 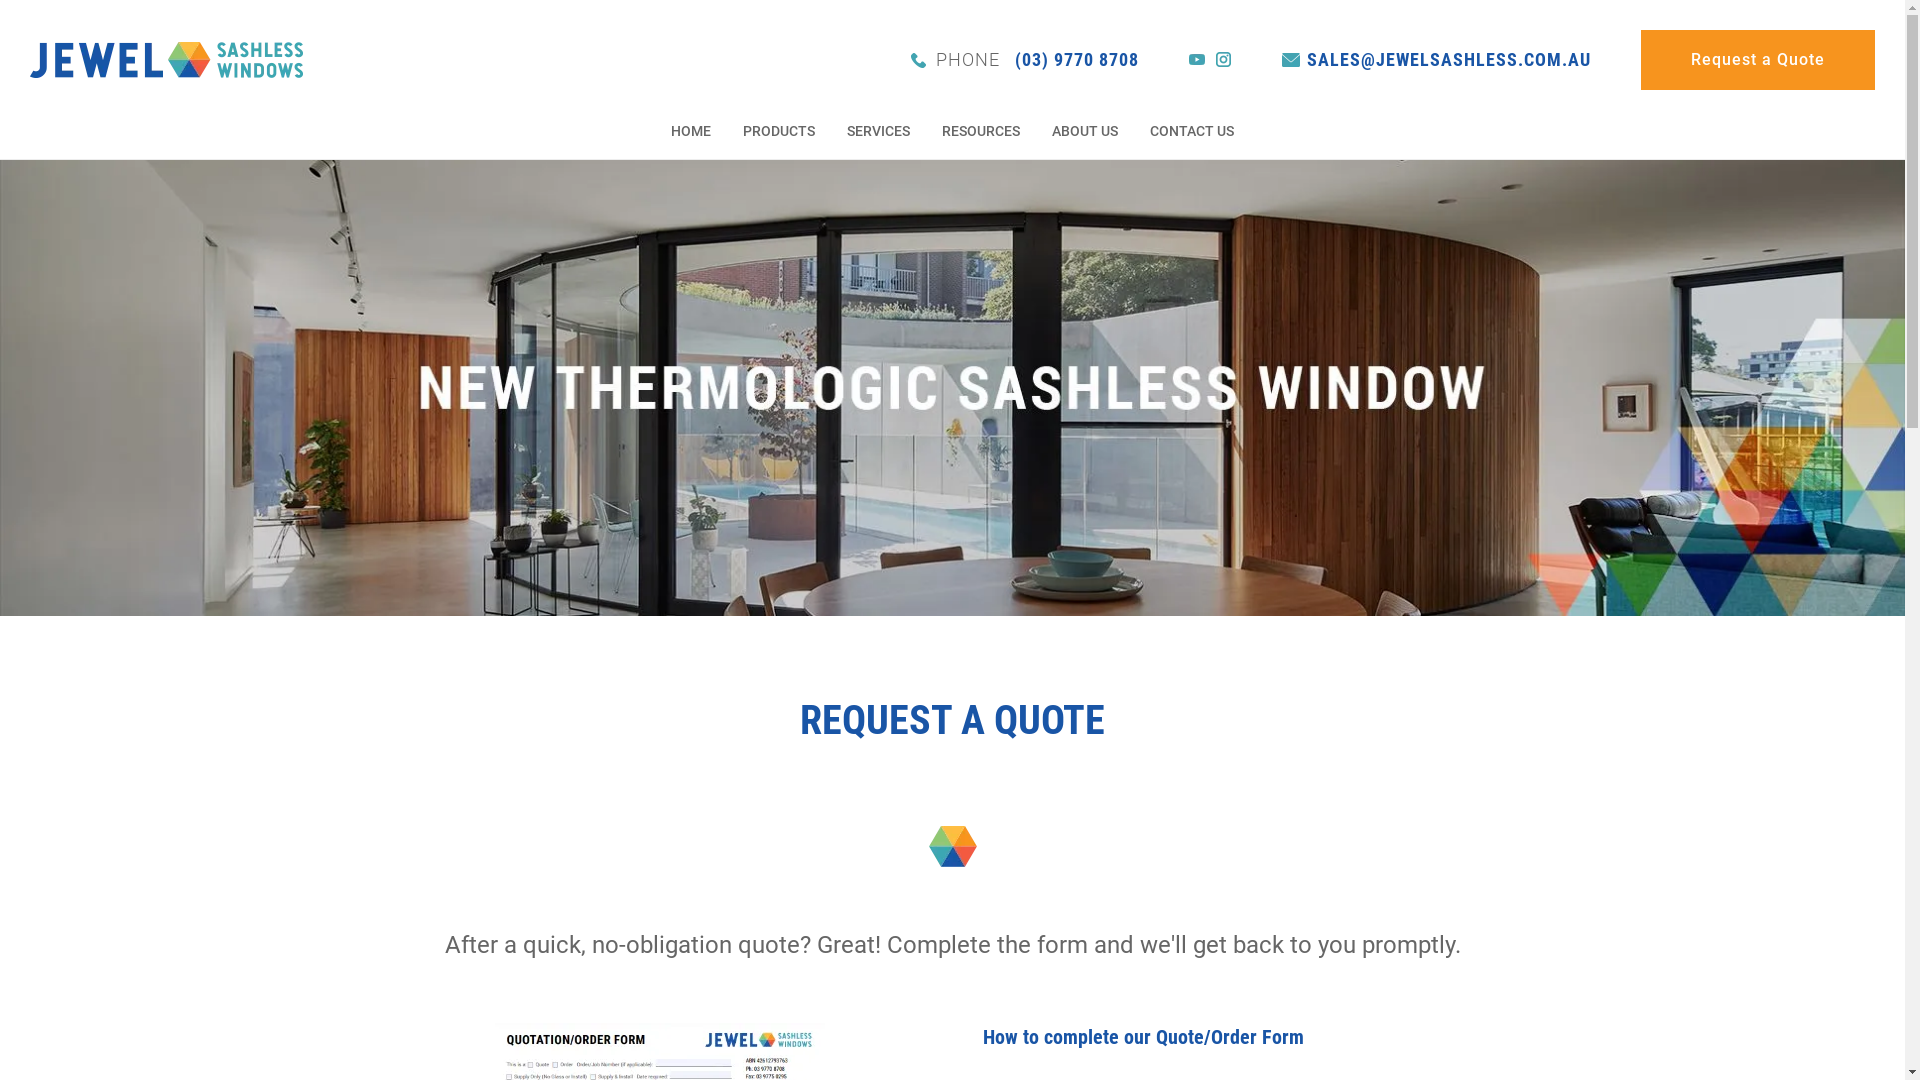 What do you see at coordinates (1641, 59) in the screenshot?
I see `'Request a Quote'` at bounding box center [1641, 59].